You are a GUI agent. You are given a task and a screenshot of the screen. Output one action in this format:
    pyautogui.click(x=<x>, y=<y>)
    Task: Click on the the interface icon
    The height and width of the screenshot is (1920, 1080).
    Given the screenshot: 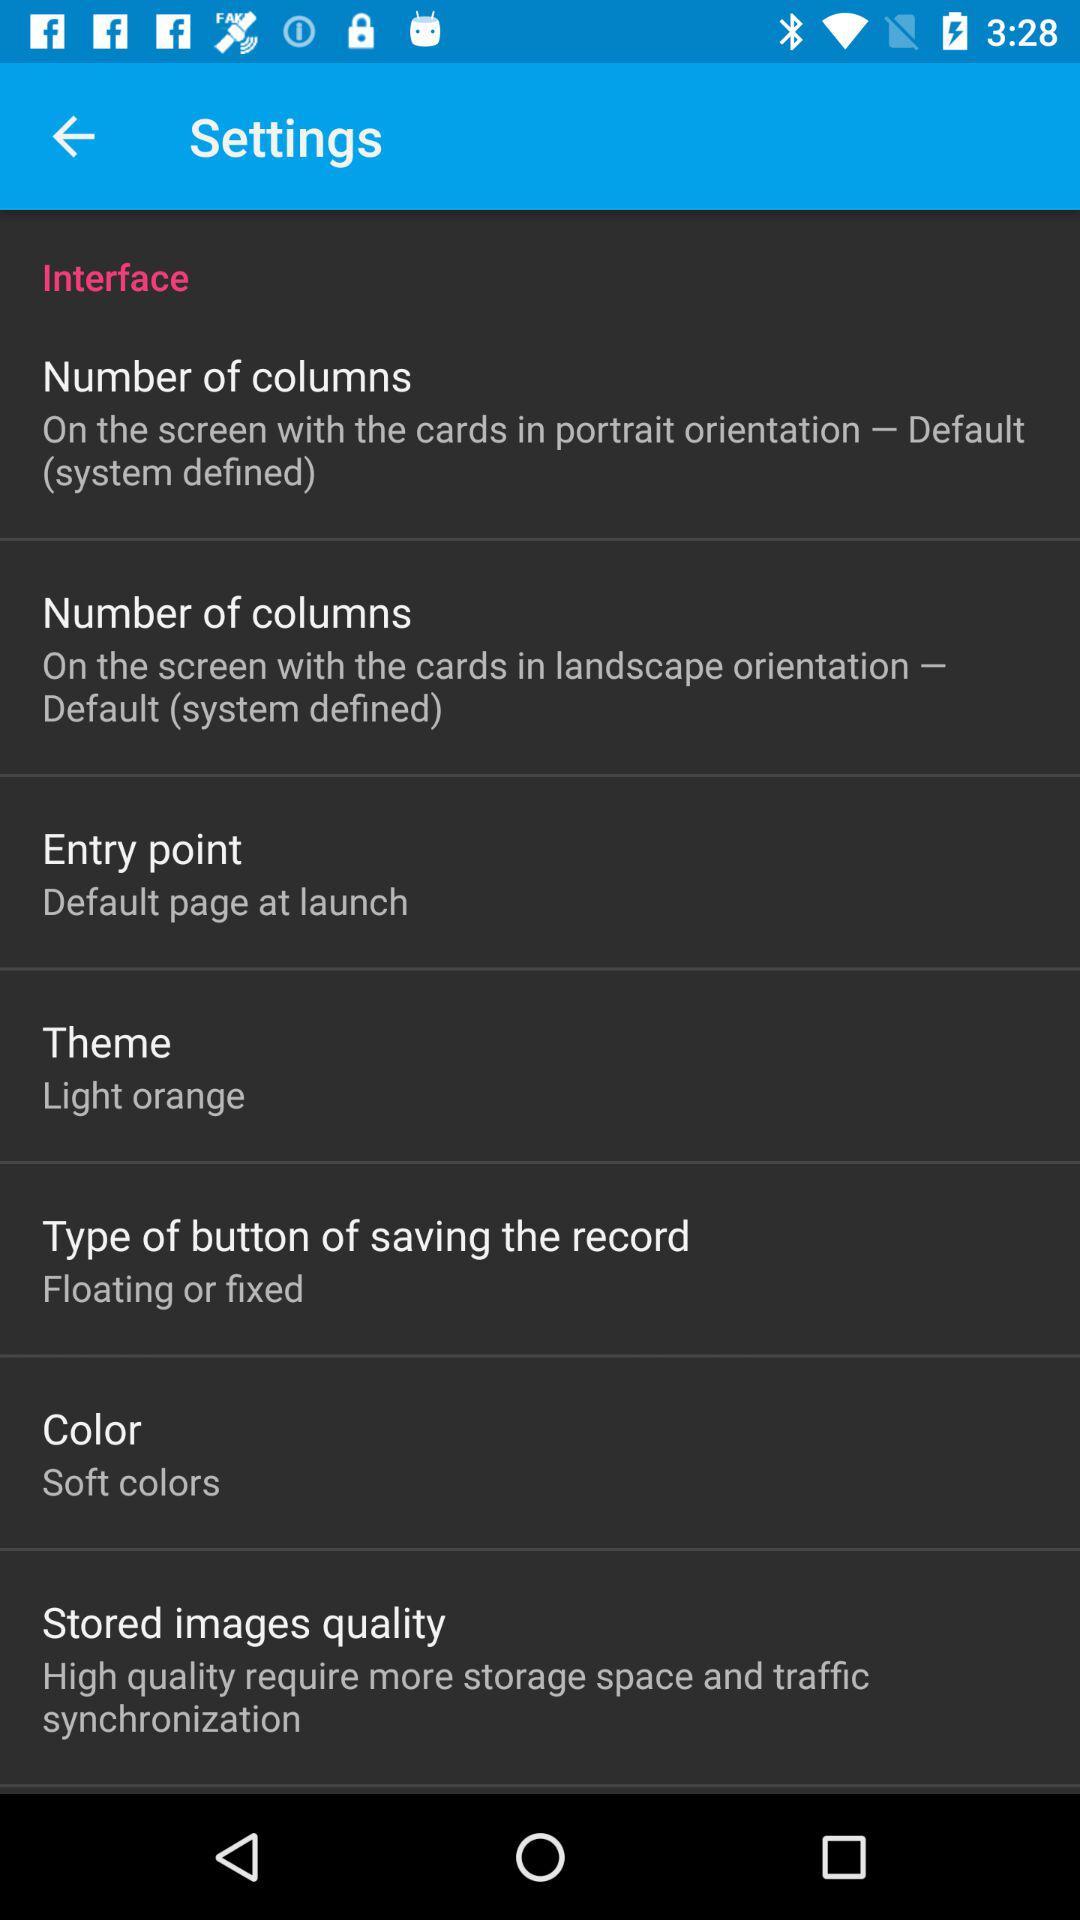 What is the action you would take?
    pyautogui.click(x=540, y=254)
    